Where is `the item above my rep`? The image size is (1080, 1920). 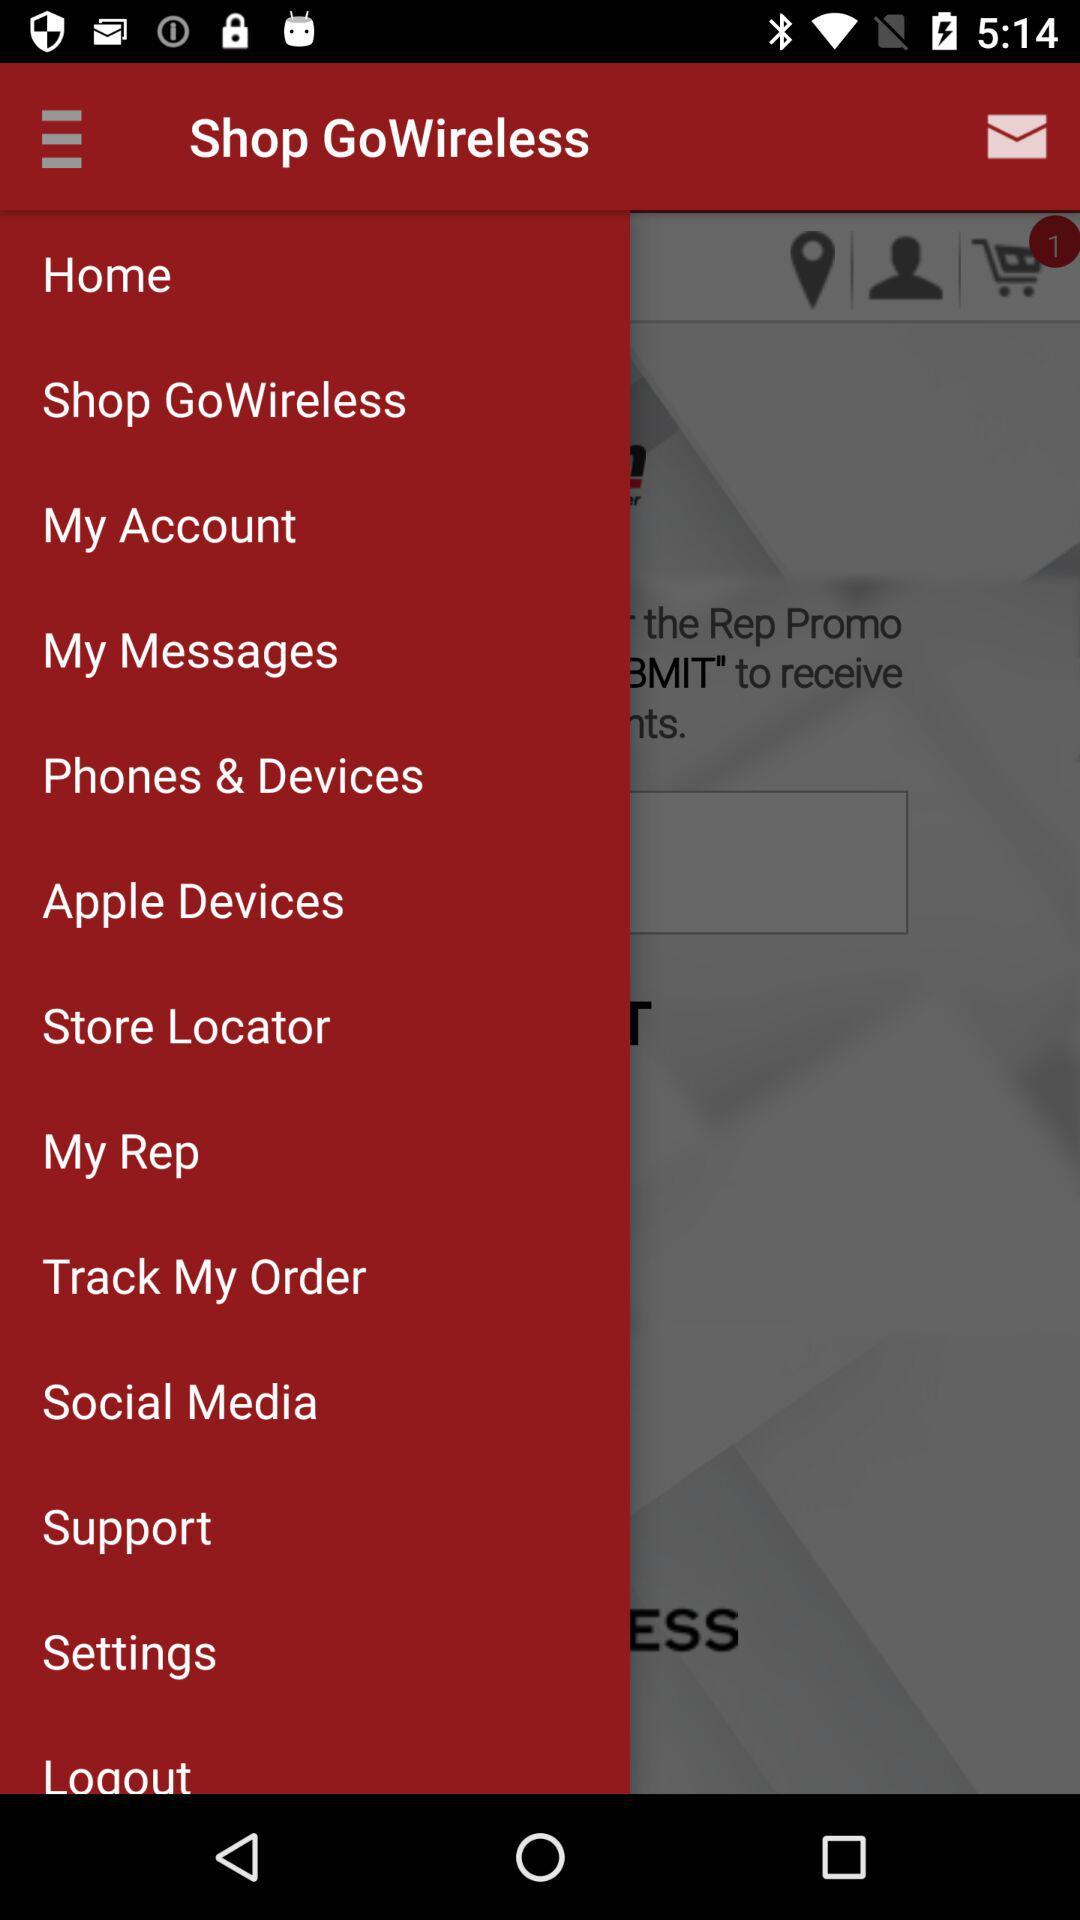 the item above my rep is located at coordinates (315, 1024).